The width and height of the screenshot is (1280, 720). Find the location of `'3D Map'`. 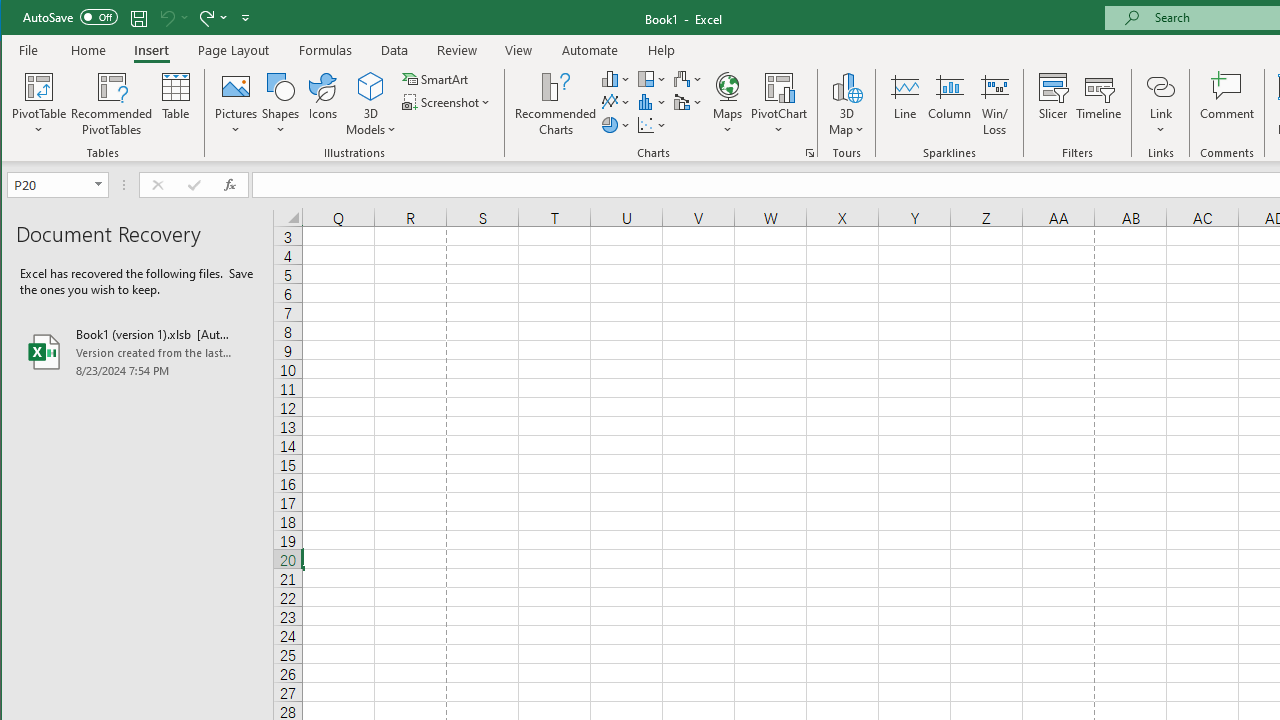

'3D Map' is located at coordinates (846, 104).